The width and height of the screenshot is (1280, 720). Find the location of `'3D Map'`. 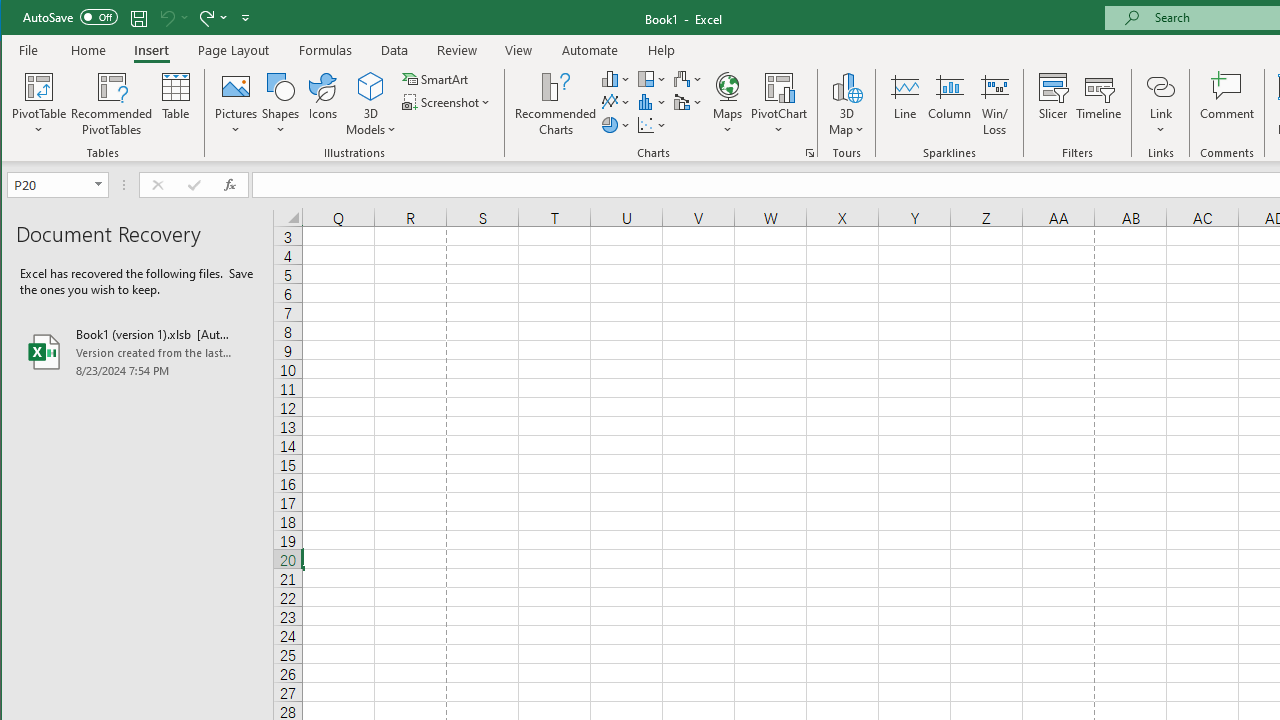

'3D Map' is located at coordinates (846, 104).